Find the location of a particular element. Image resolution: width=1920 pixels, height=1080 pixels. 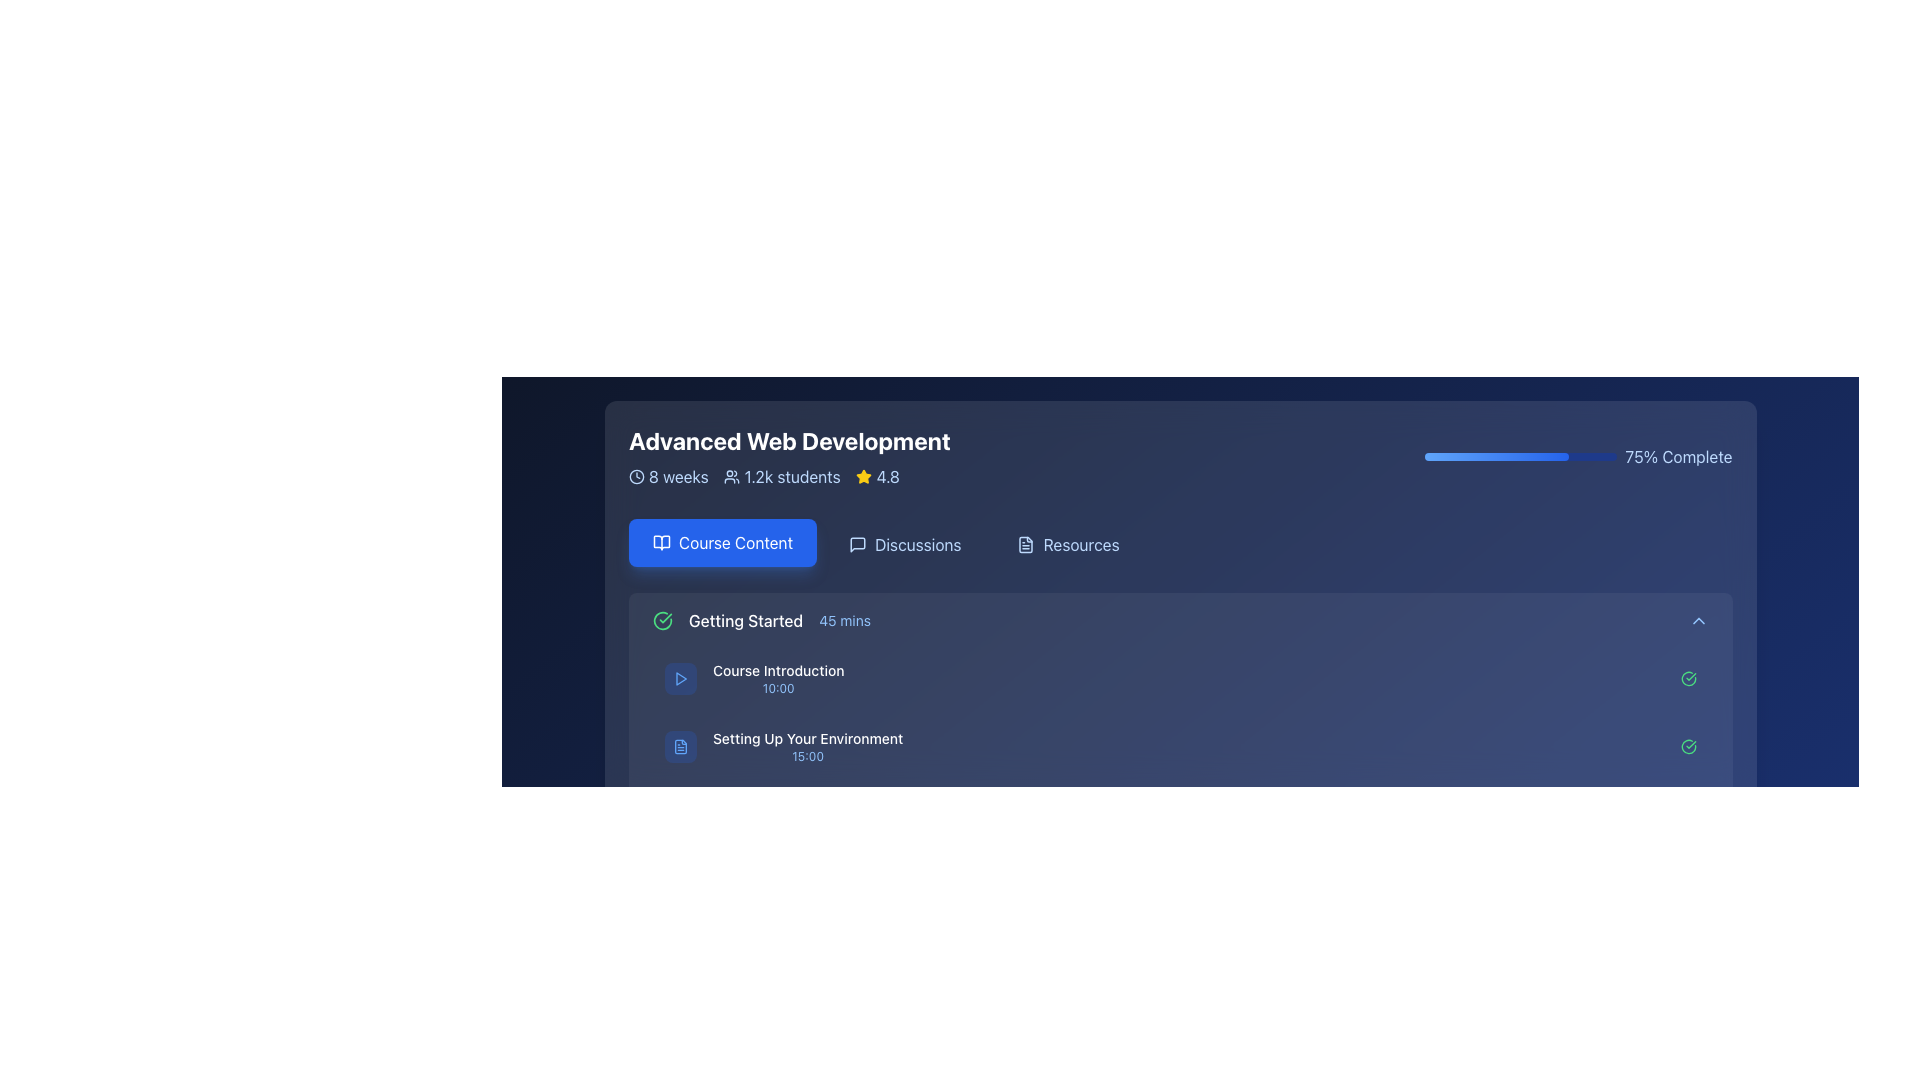

the SVG circle element that is part of the clock icon, which is located to the left of the '8 weeks' text in the Advanced Web Development section is located at coordinates (635, 477).